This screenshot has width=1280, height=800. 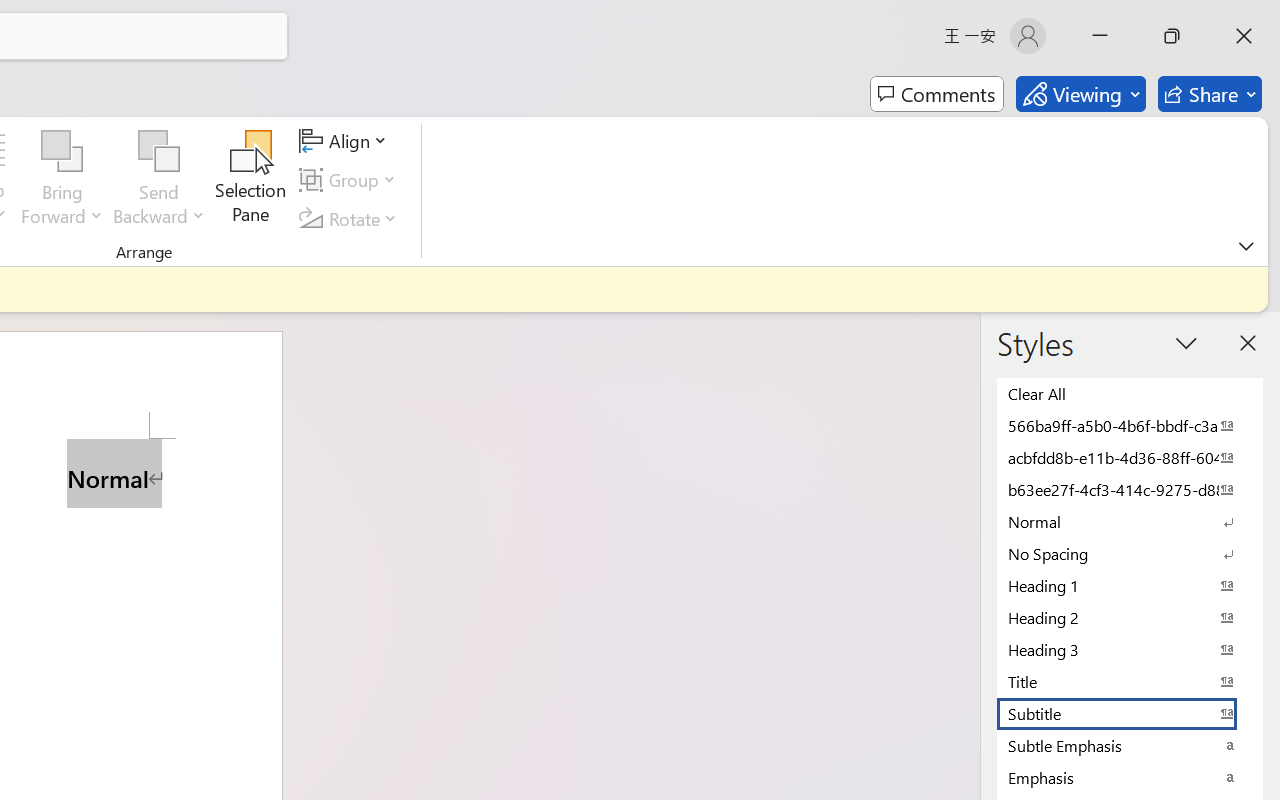 I want to click on 'Subtle Emphasis', so click(x=1130, y=745).